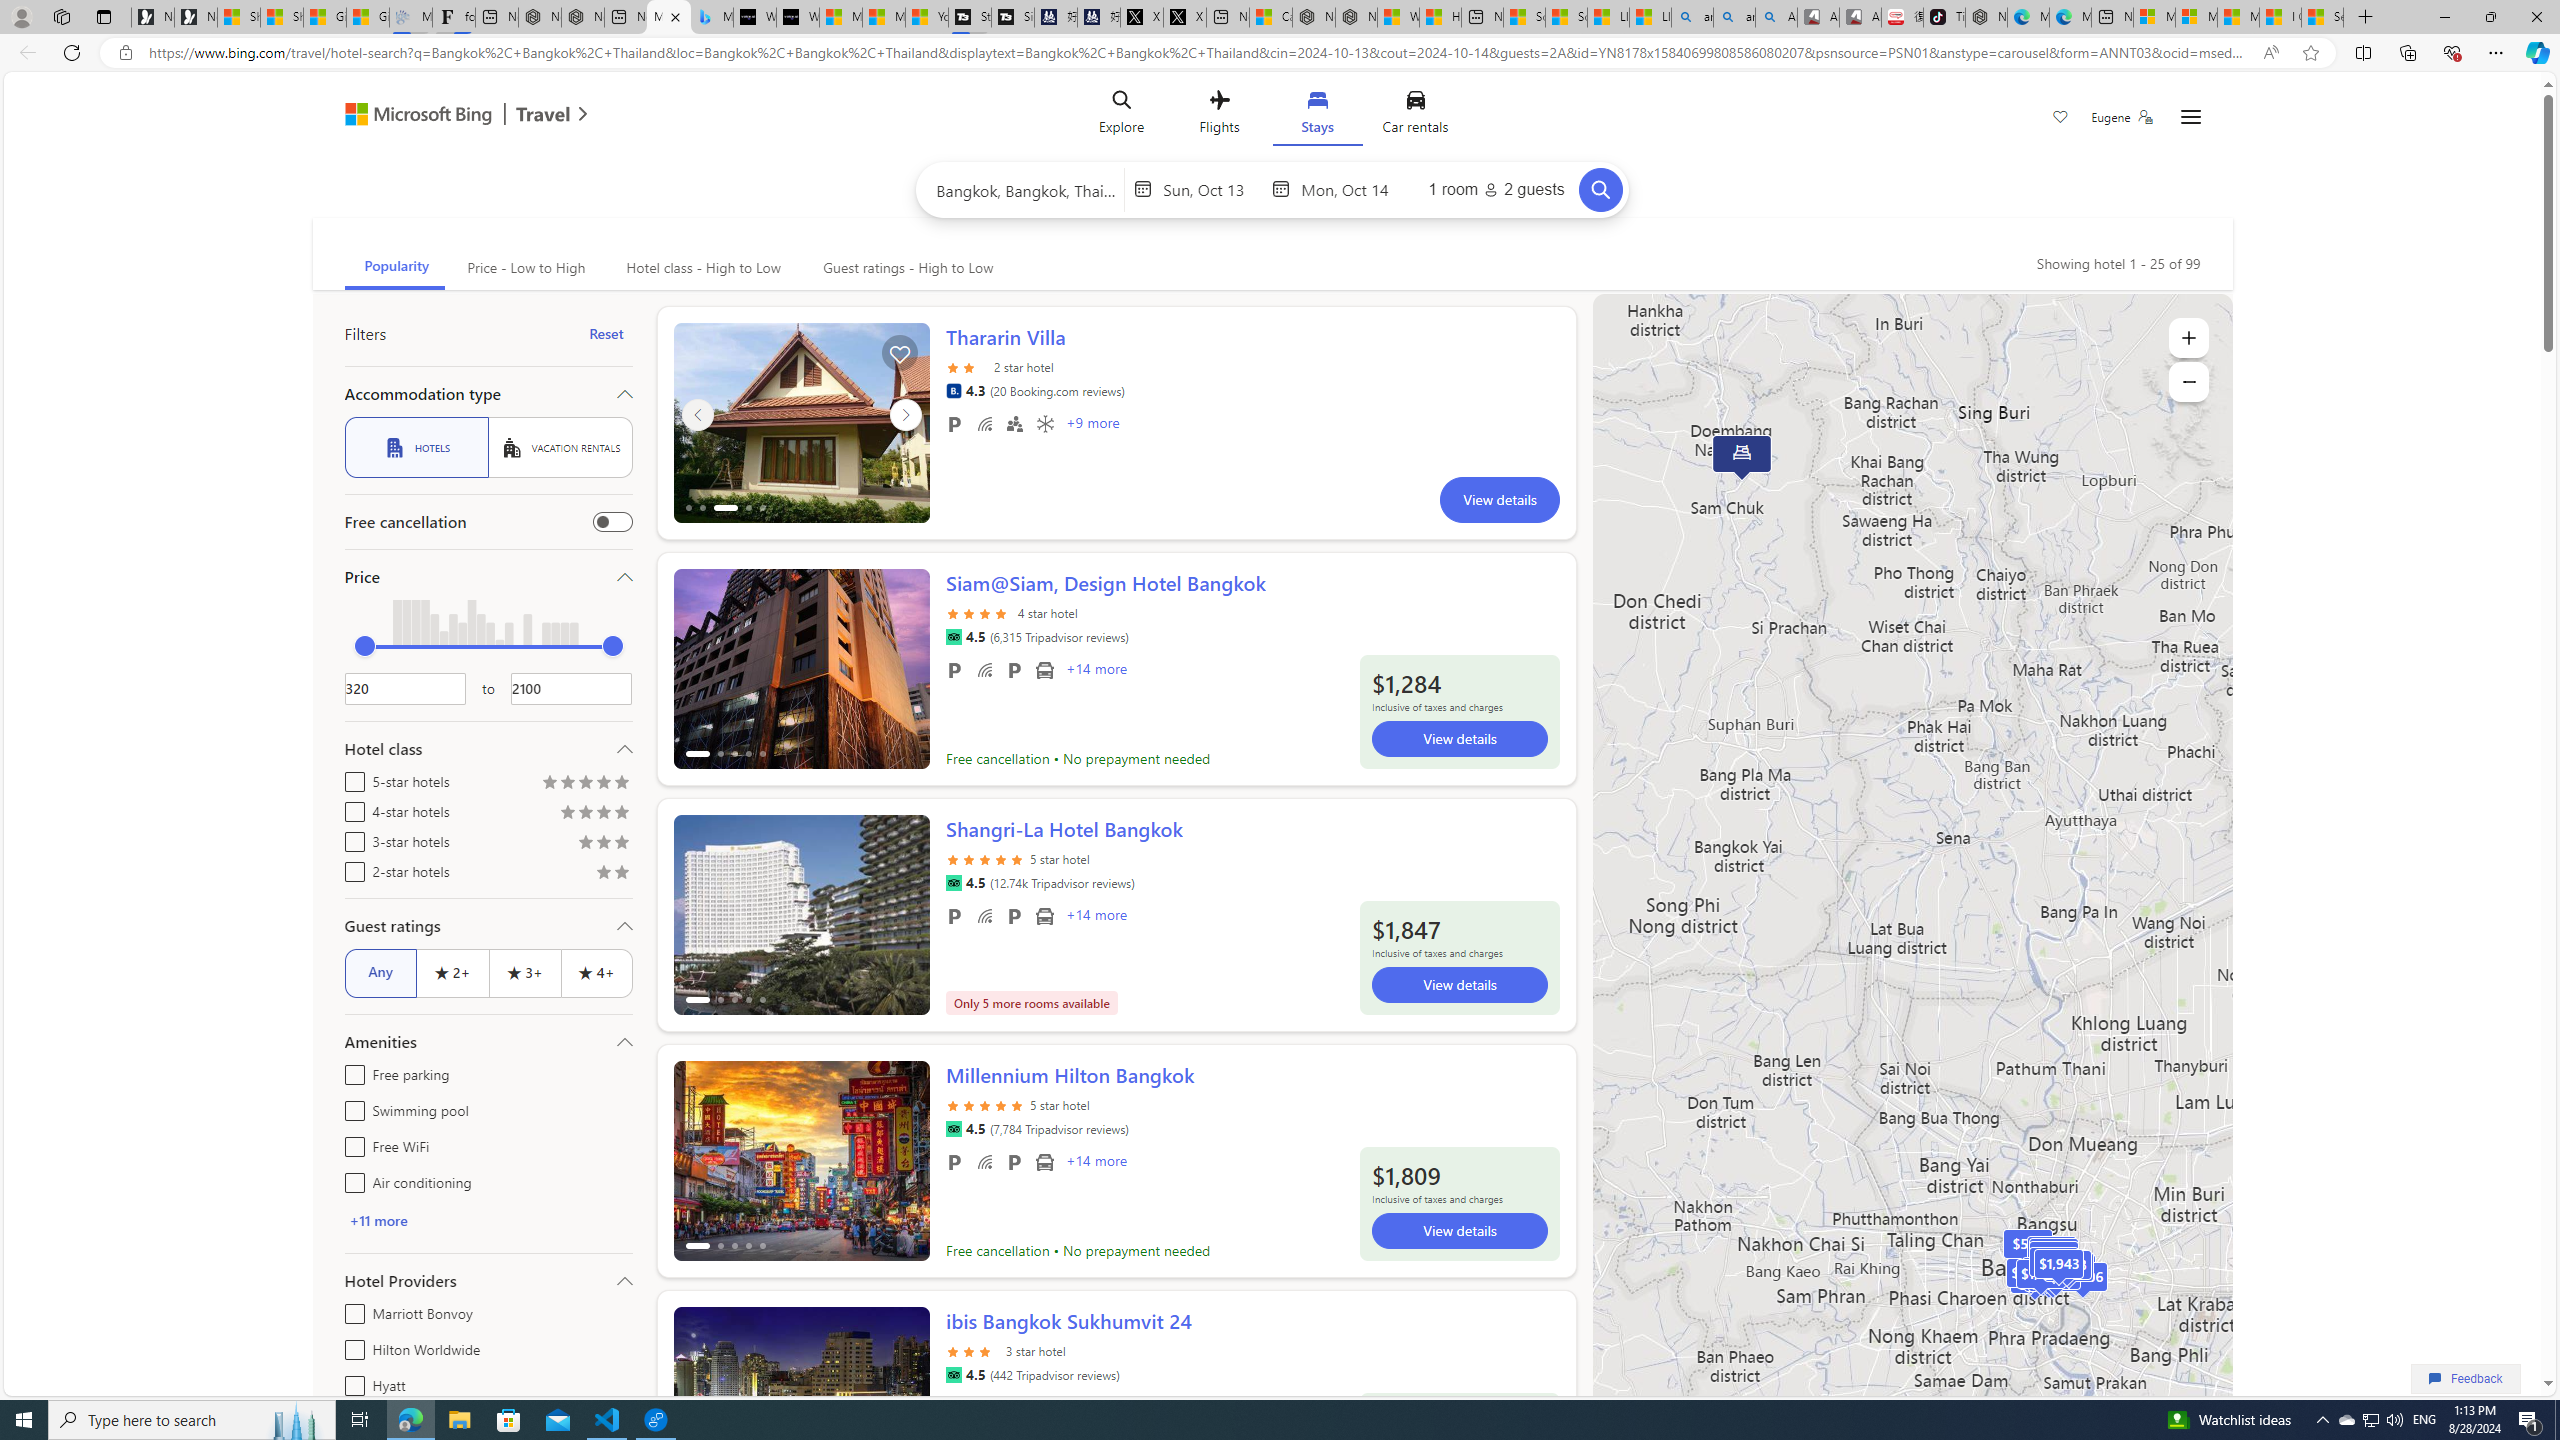  What do you see at coordinates (559, 447) in the screenshot?
I see `'VACATION RENTALS'` at bounding box center [559, 447].